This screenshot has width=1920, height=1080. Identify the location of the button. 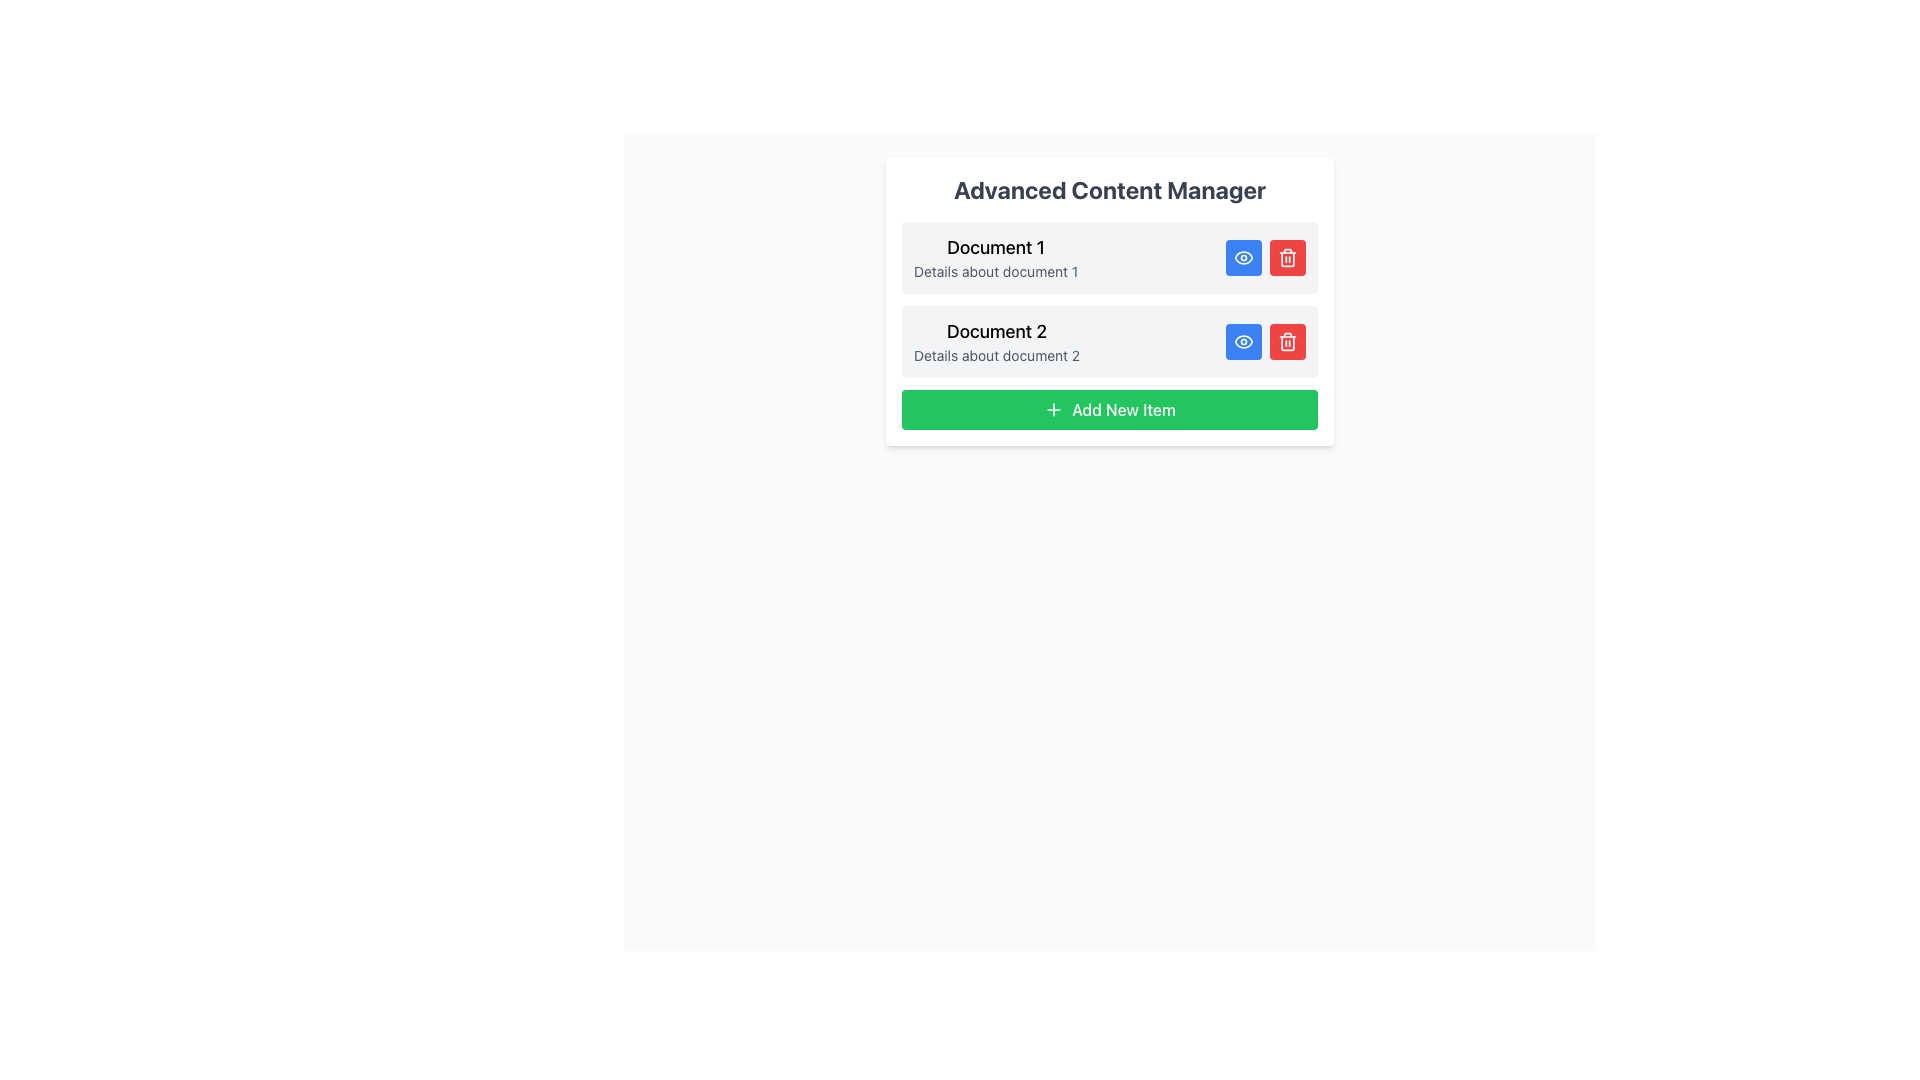
(1242, 257).